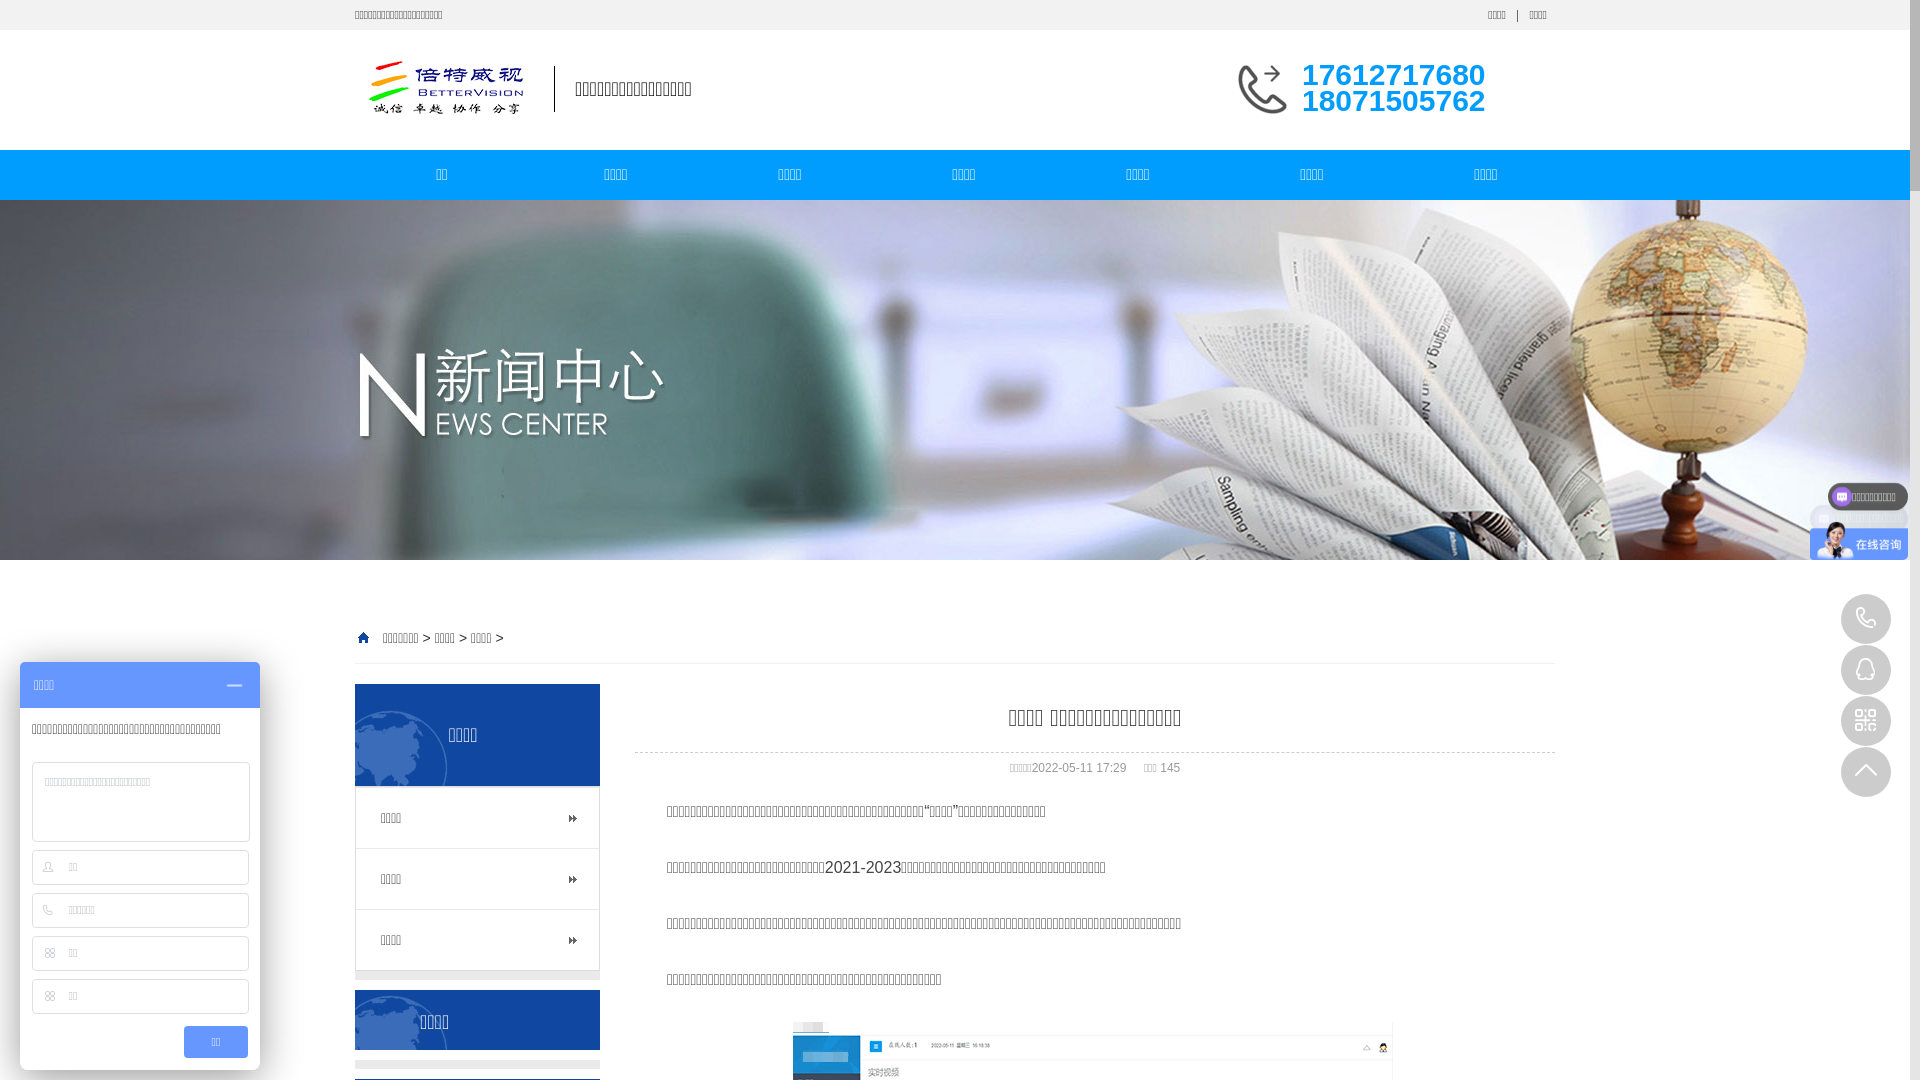  What do you see at coordinates (1865, 617) in the screenshot?
I see `'17612717680'` at bounding box center [1865, 617].